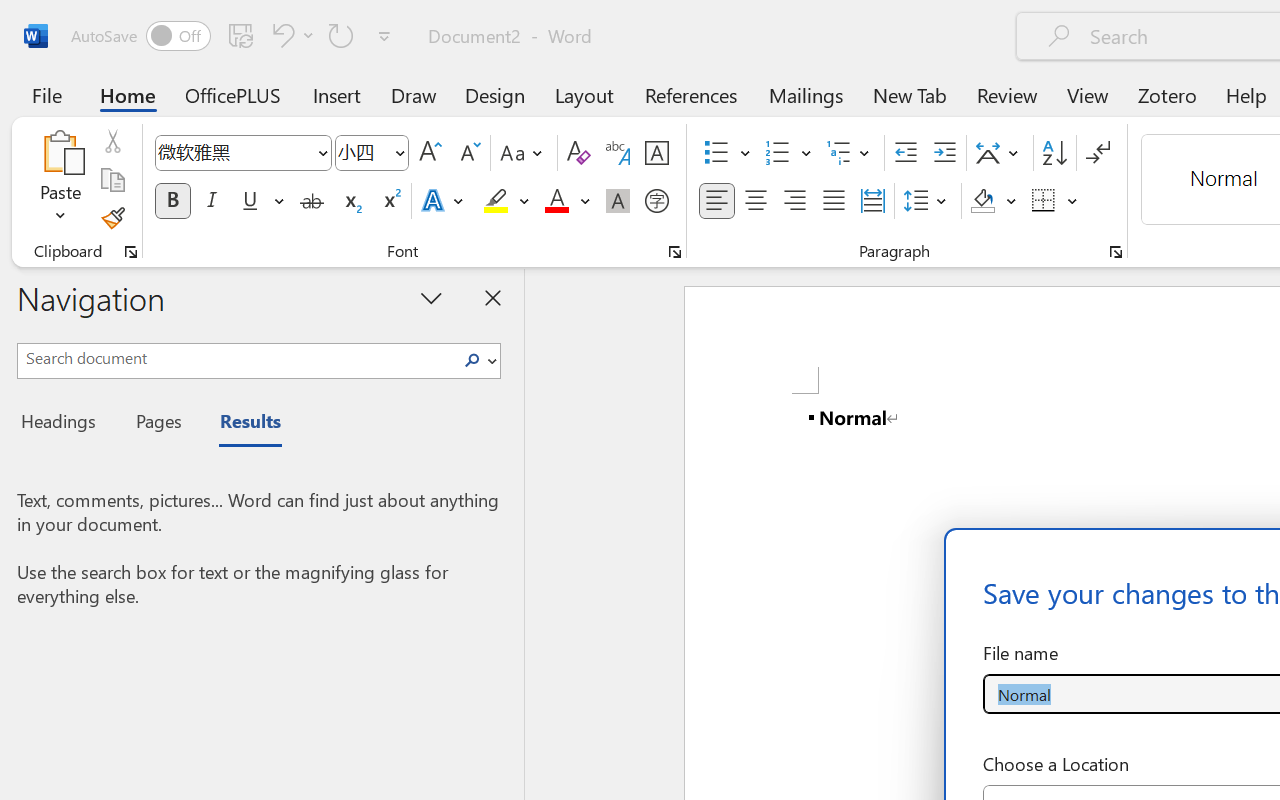  What do you see at coordinates (691, 94) in the screenshot?
I see `'References'` at bounding box center [691, 94].